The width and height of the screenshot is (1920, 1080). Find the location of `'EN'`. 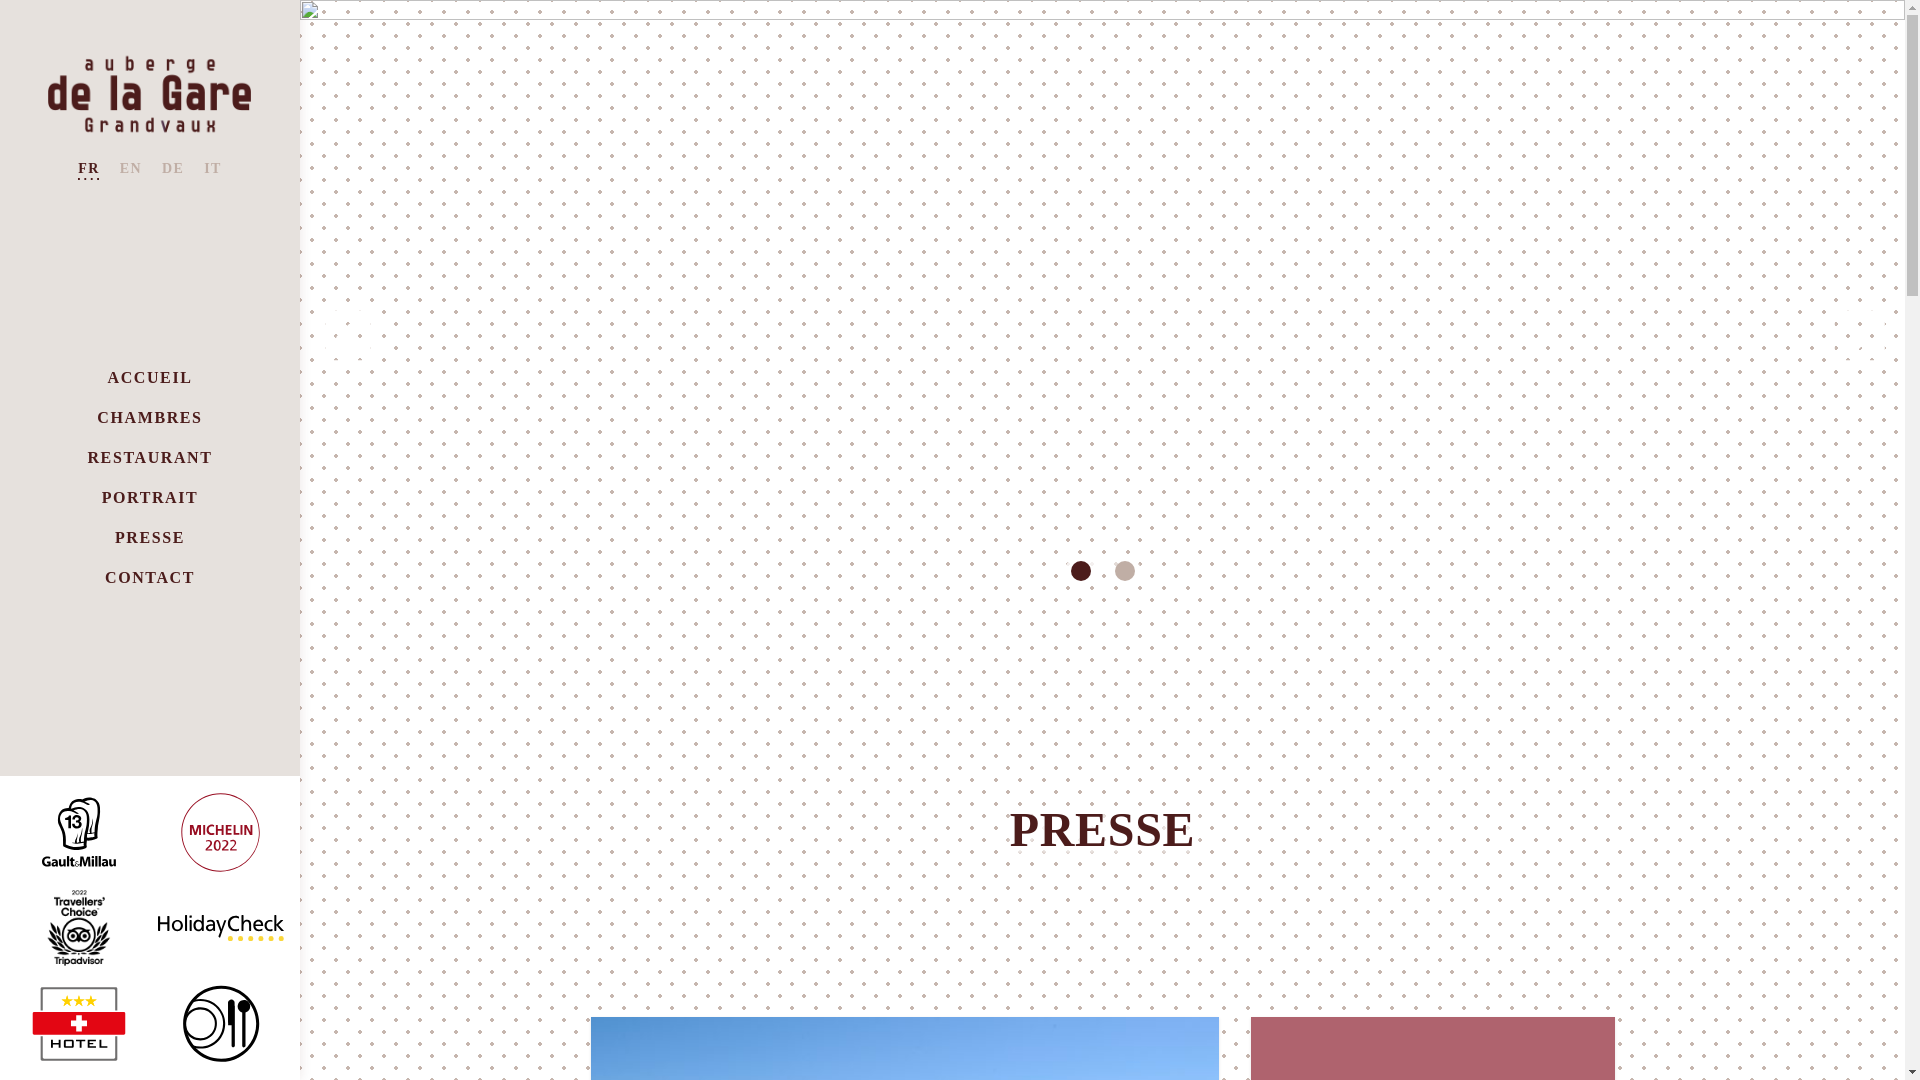

'EN' is located at coordinates (129, 168).